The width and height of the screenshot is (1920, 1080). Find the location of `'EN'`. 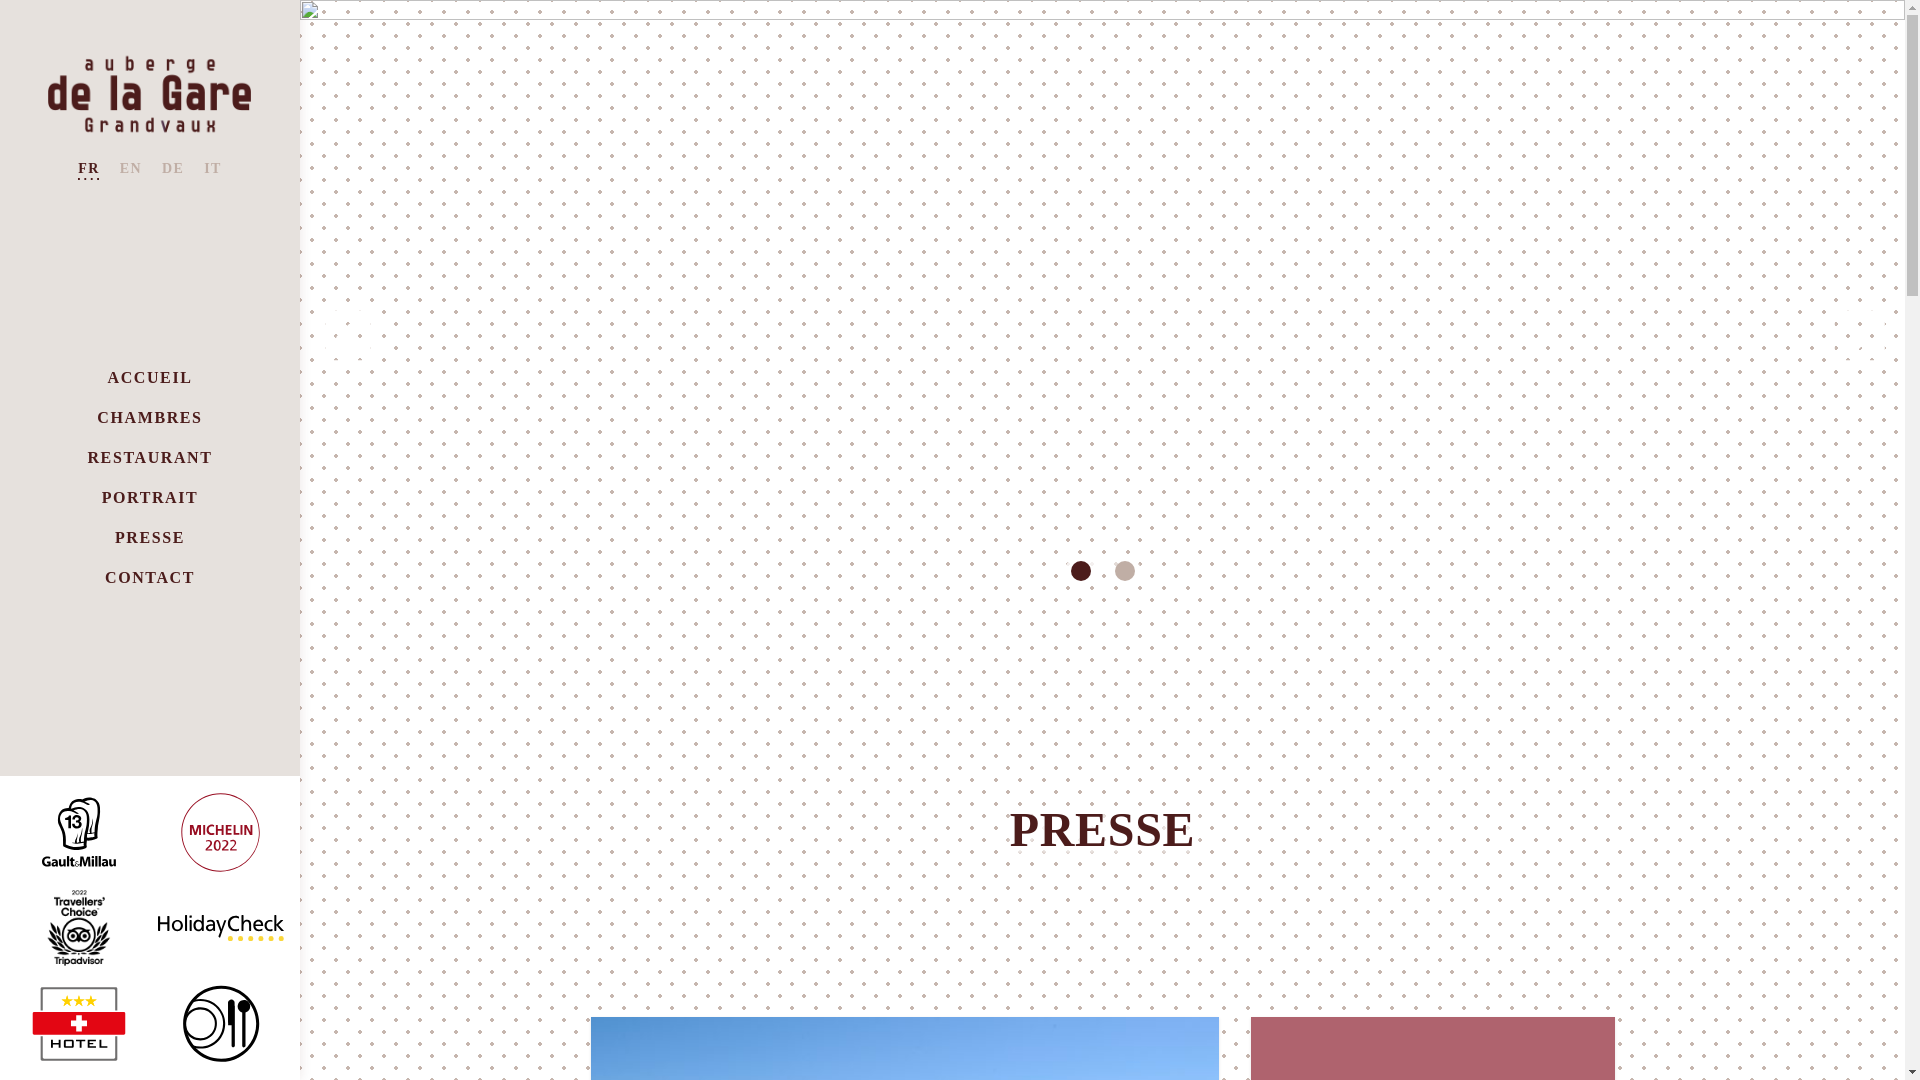

'EN' is located at coordinates (129, 168).